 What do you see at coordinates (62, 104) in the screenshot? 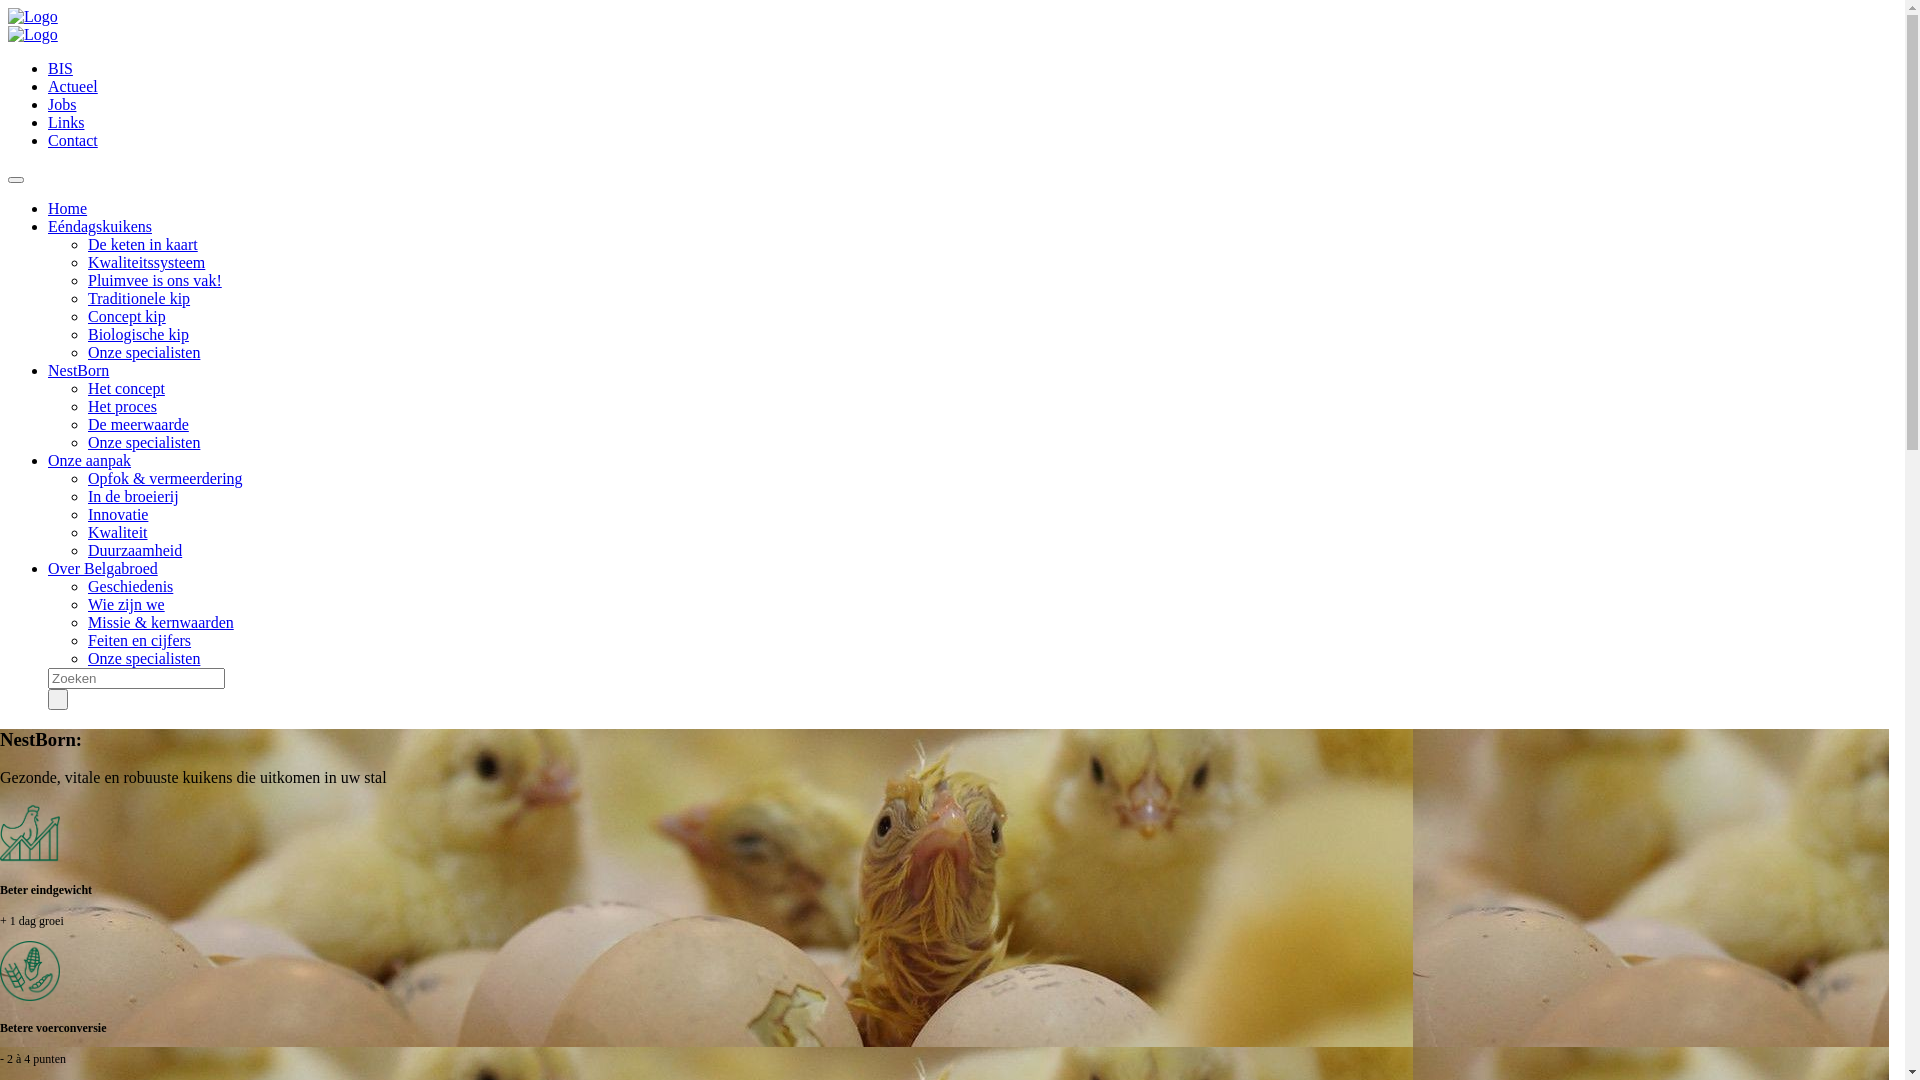
I see `'Jobs'` at bounding box center [62, 104].